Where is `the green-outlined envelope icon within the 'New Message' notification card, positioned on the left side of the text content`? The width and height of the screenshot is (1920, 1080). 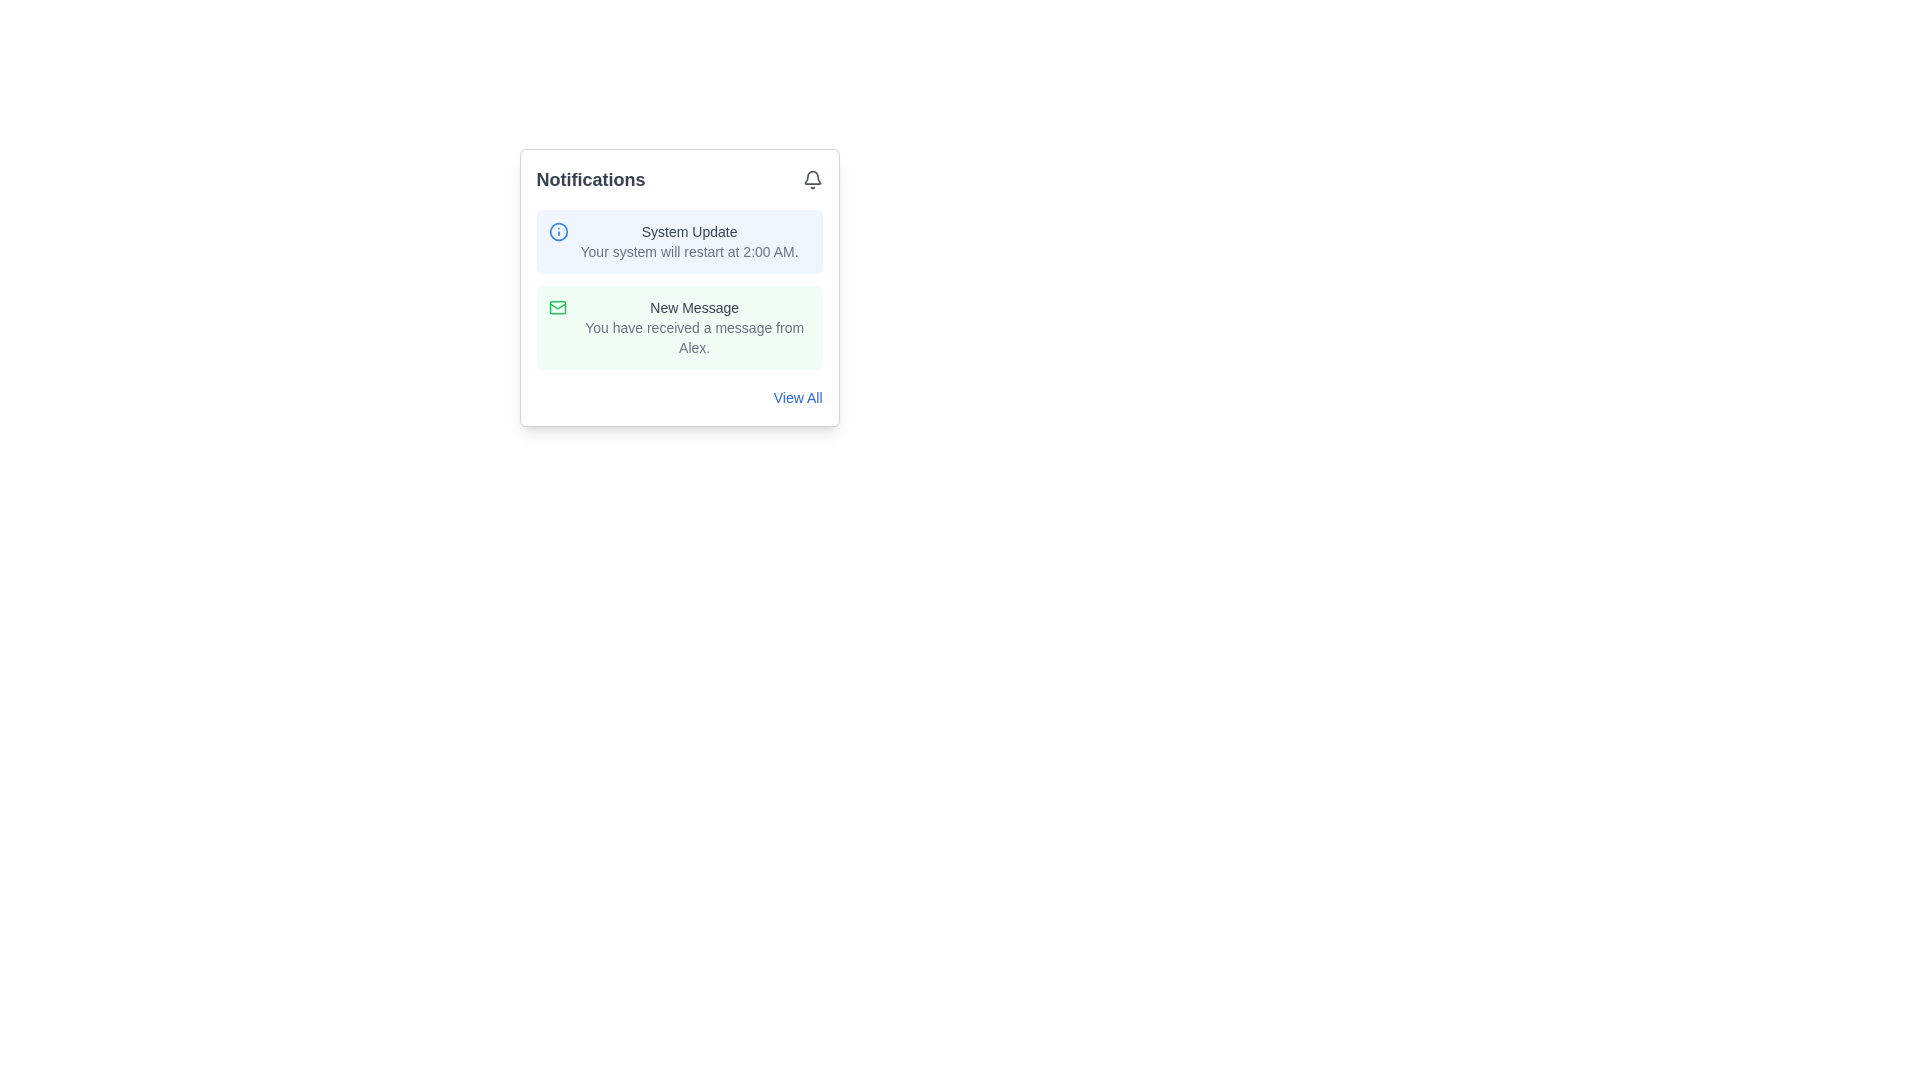 the green-outlined envelope icon within the 'New Message' notification card, positioned on the left side of the text content is located at coordinates (557, 308).